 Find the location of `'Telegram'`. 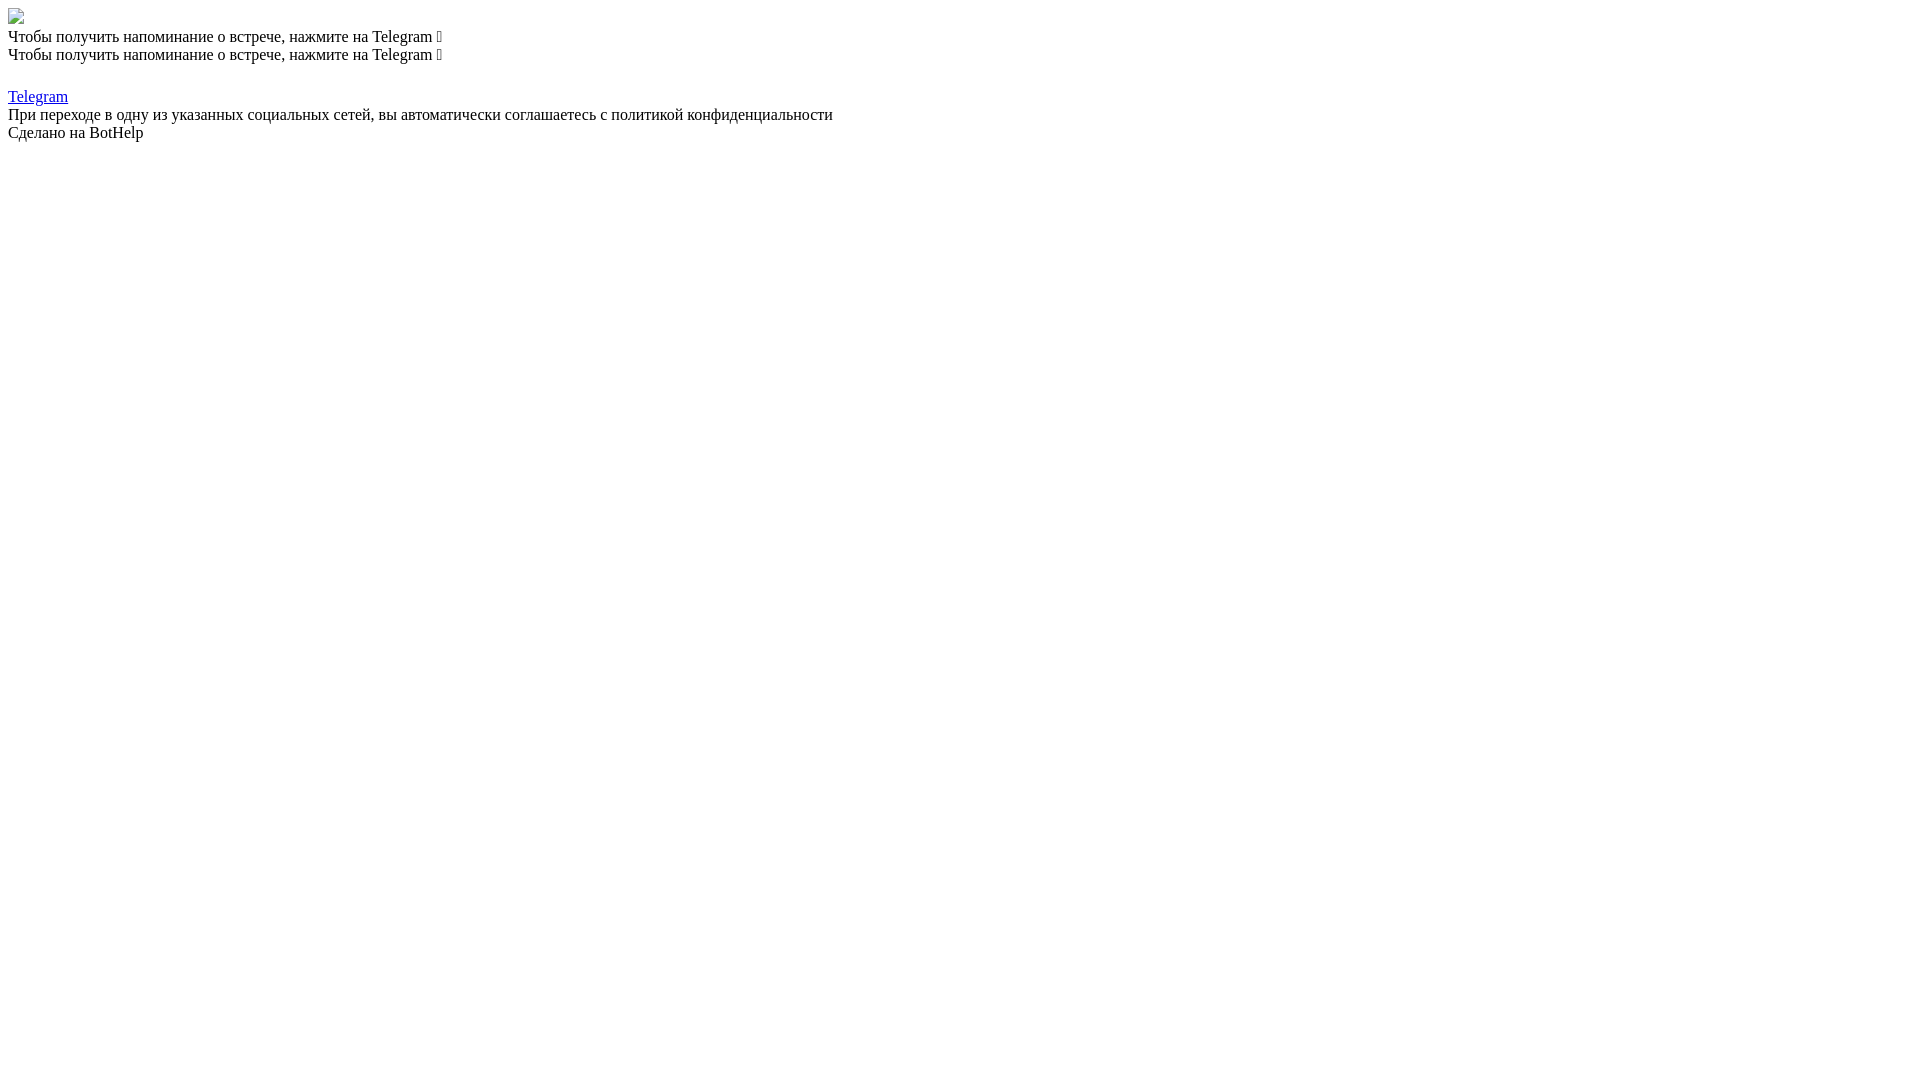

'Telegram' is located at coordinates (18, 72).